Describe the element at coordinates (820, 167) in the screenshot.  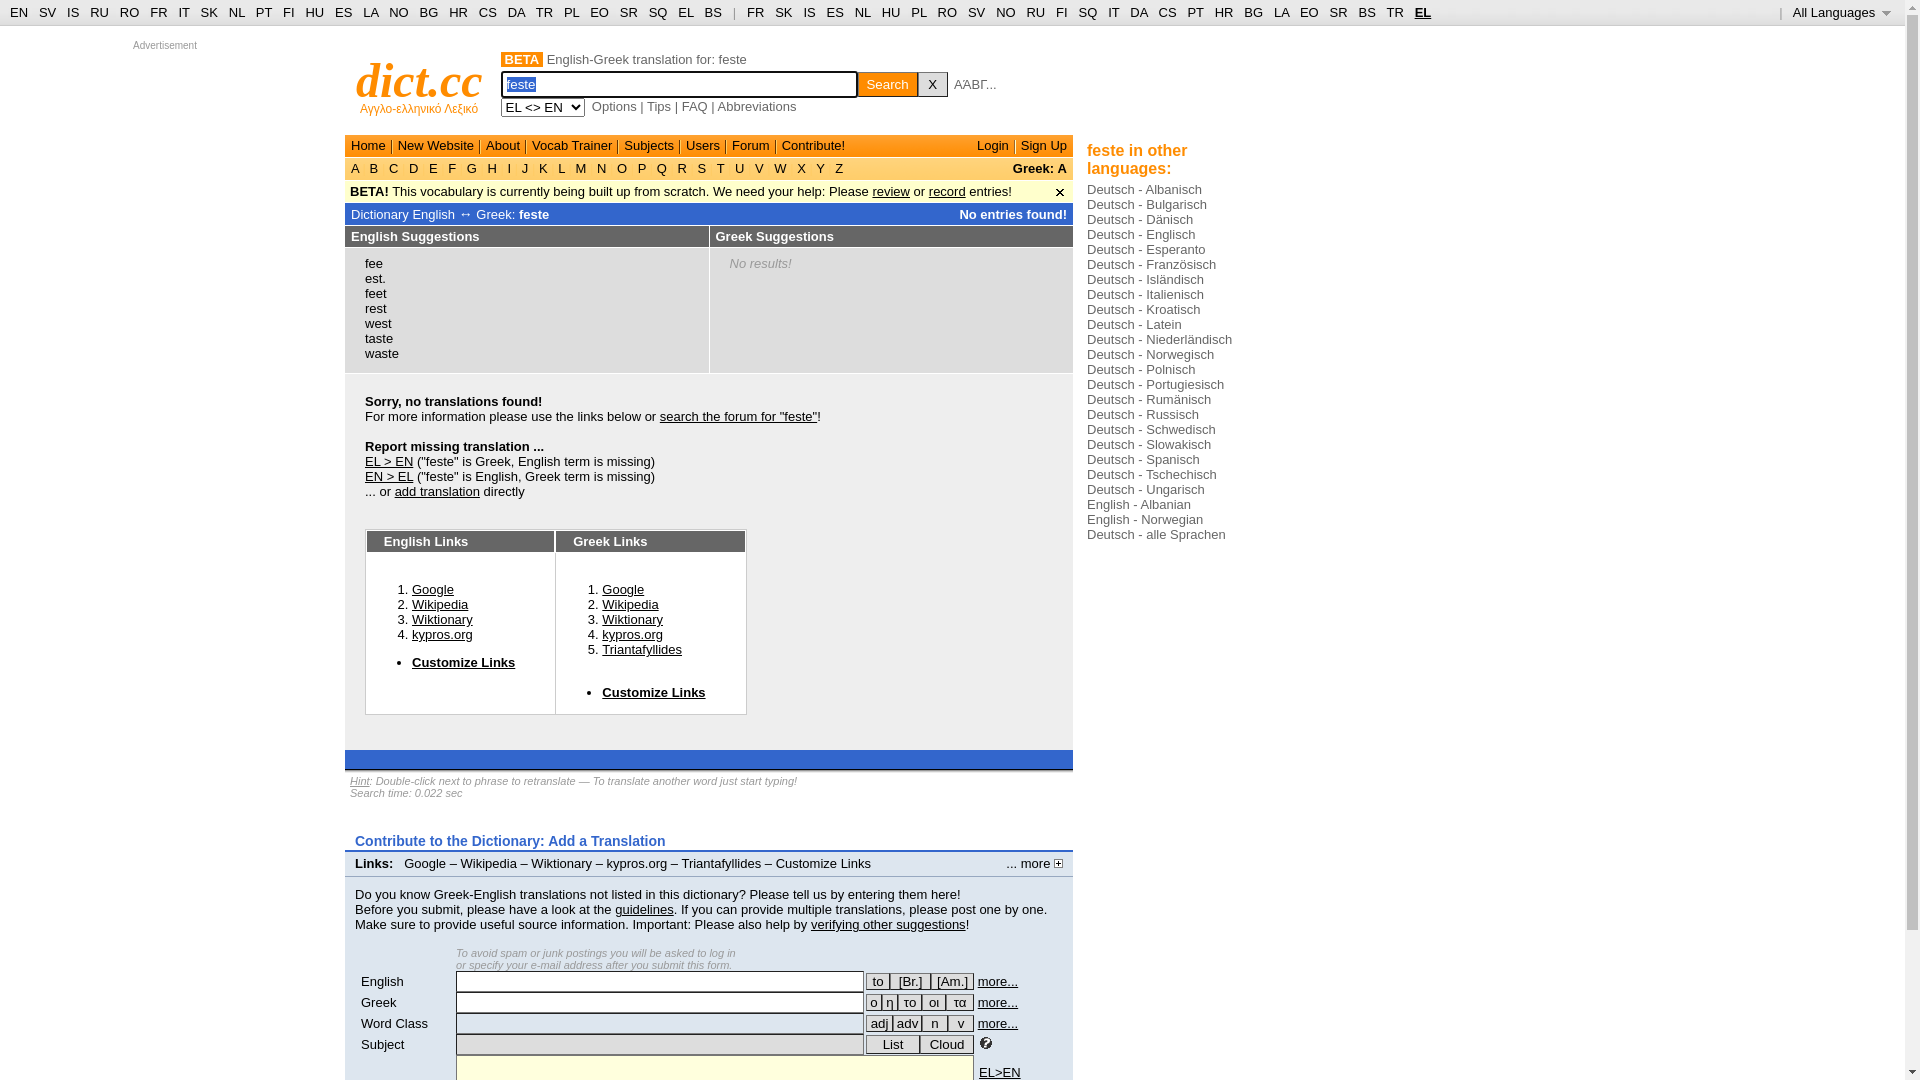
I see `'Y'` at that location.